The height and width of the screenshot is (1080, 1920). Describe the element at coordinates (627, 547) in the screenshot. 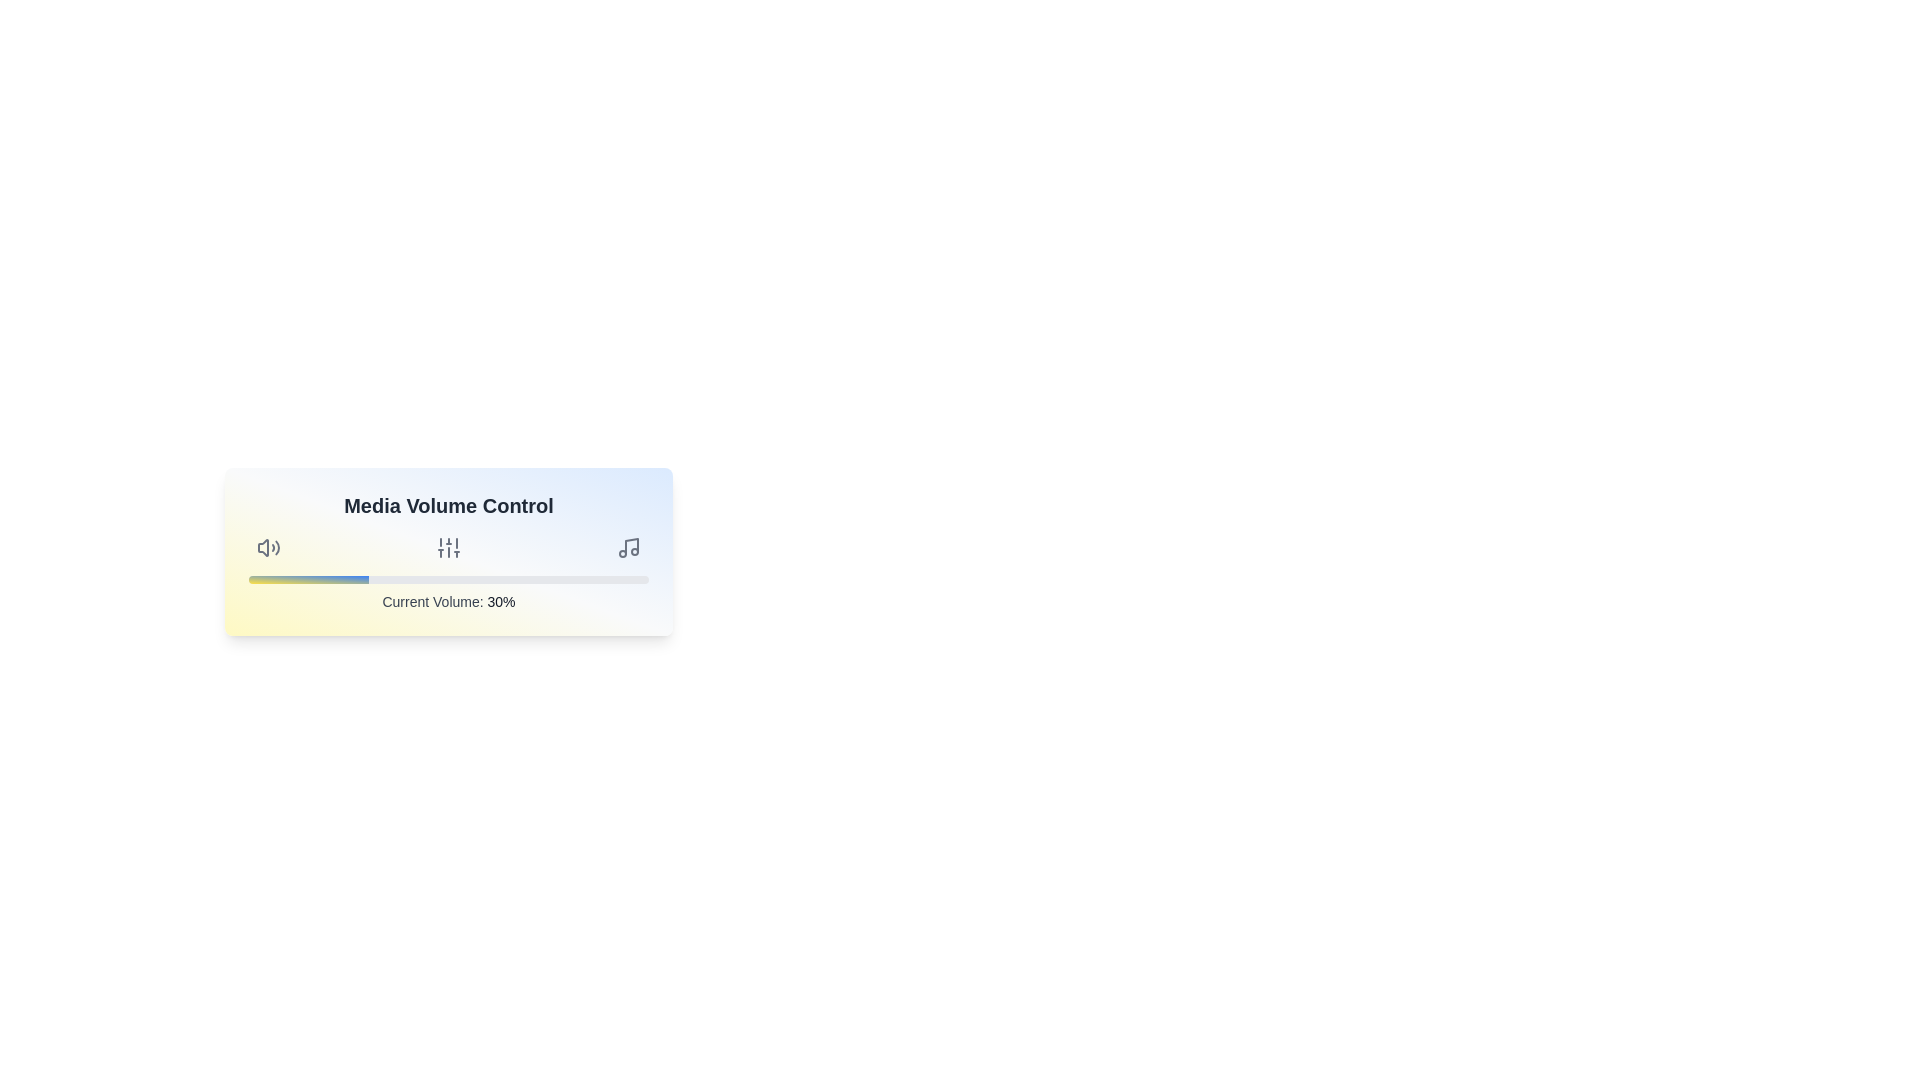

I see `the musical note icon, which is the rightmost icon in the media control interface` at that location.